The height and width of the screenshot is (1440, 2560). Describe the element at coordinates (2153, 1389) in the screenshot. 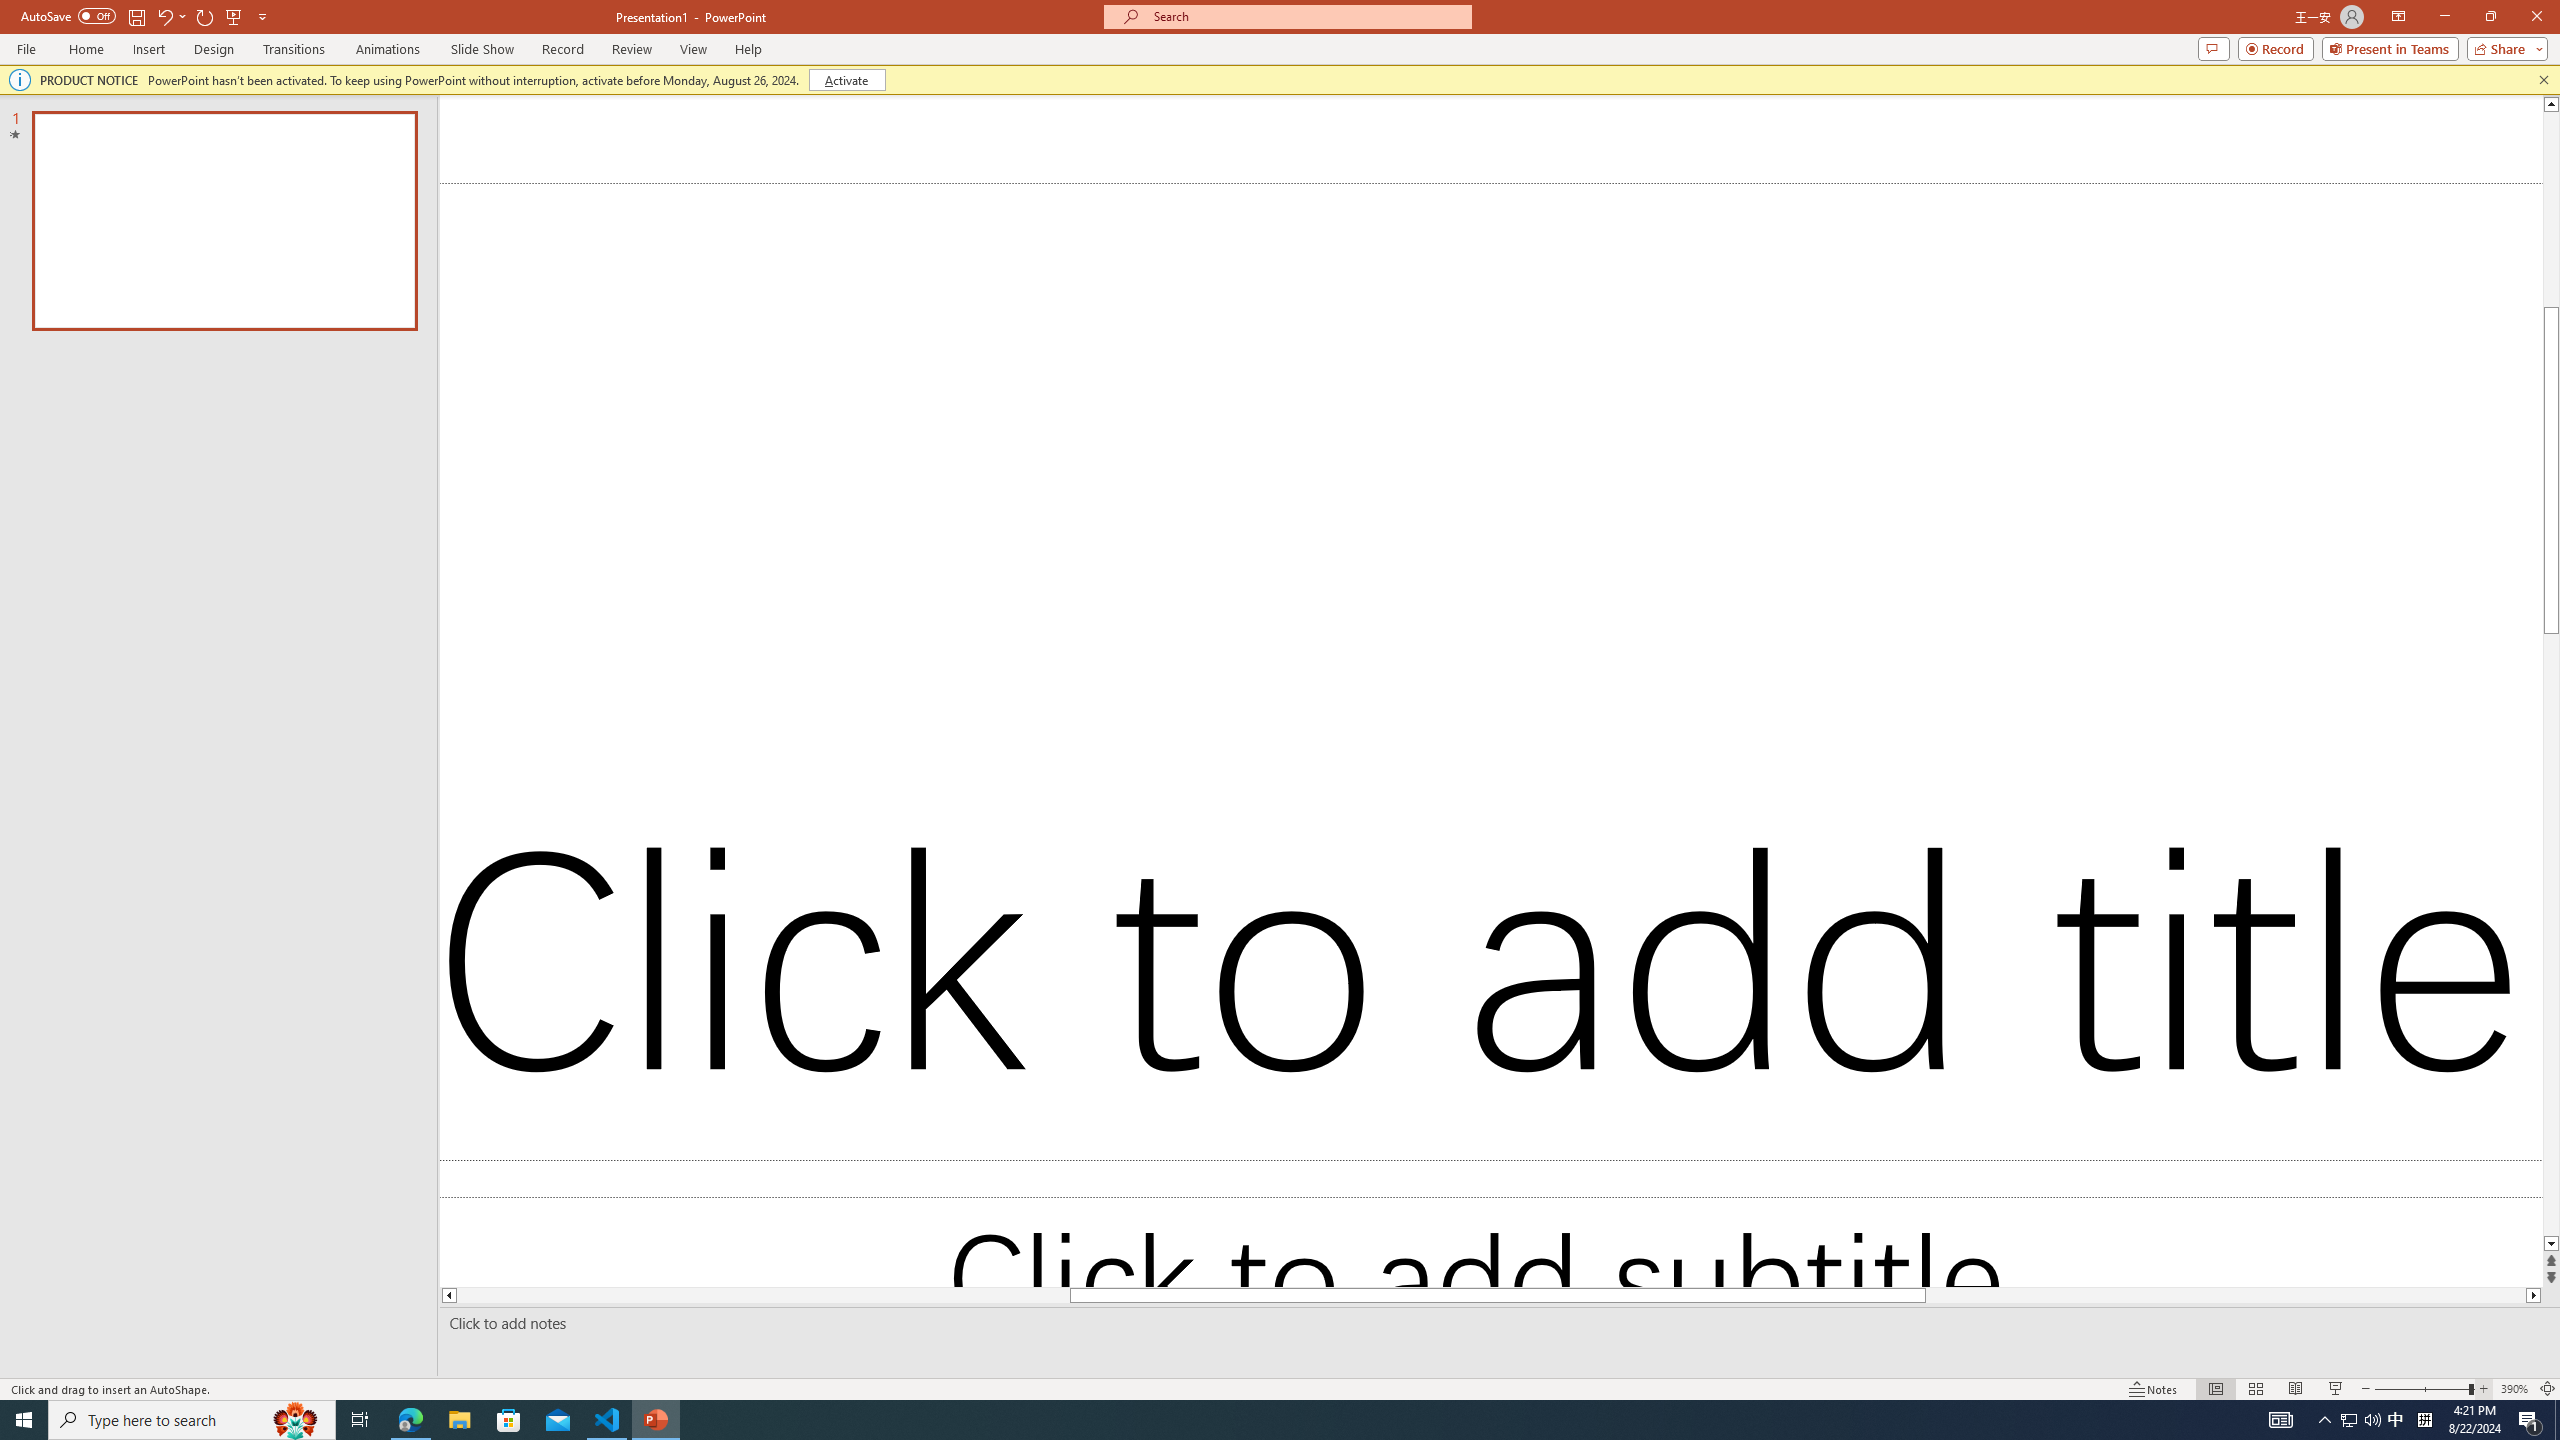

I see `'Notes '` at that location.